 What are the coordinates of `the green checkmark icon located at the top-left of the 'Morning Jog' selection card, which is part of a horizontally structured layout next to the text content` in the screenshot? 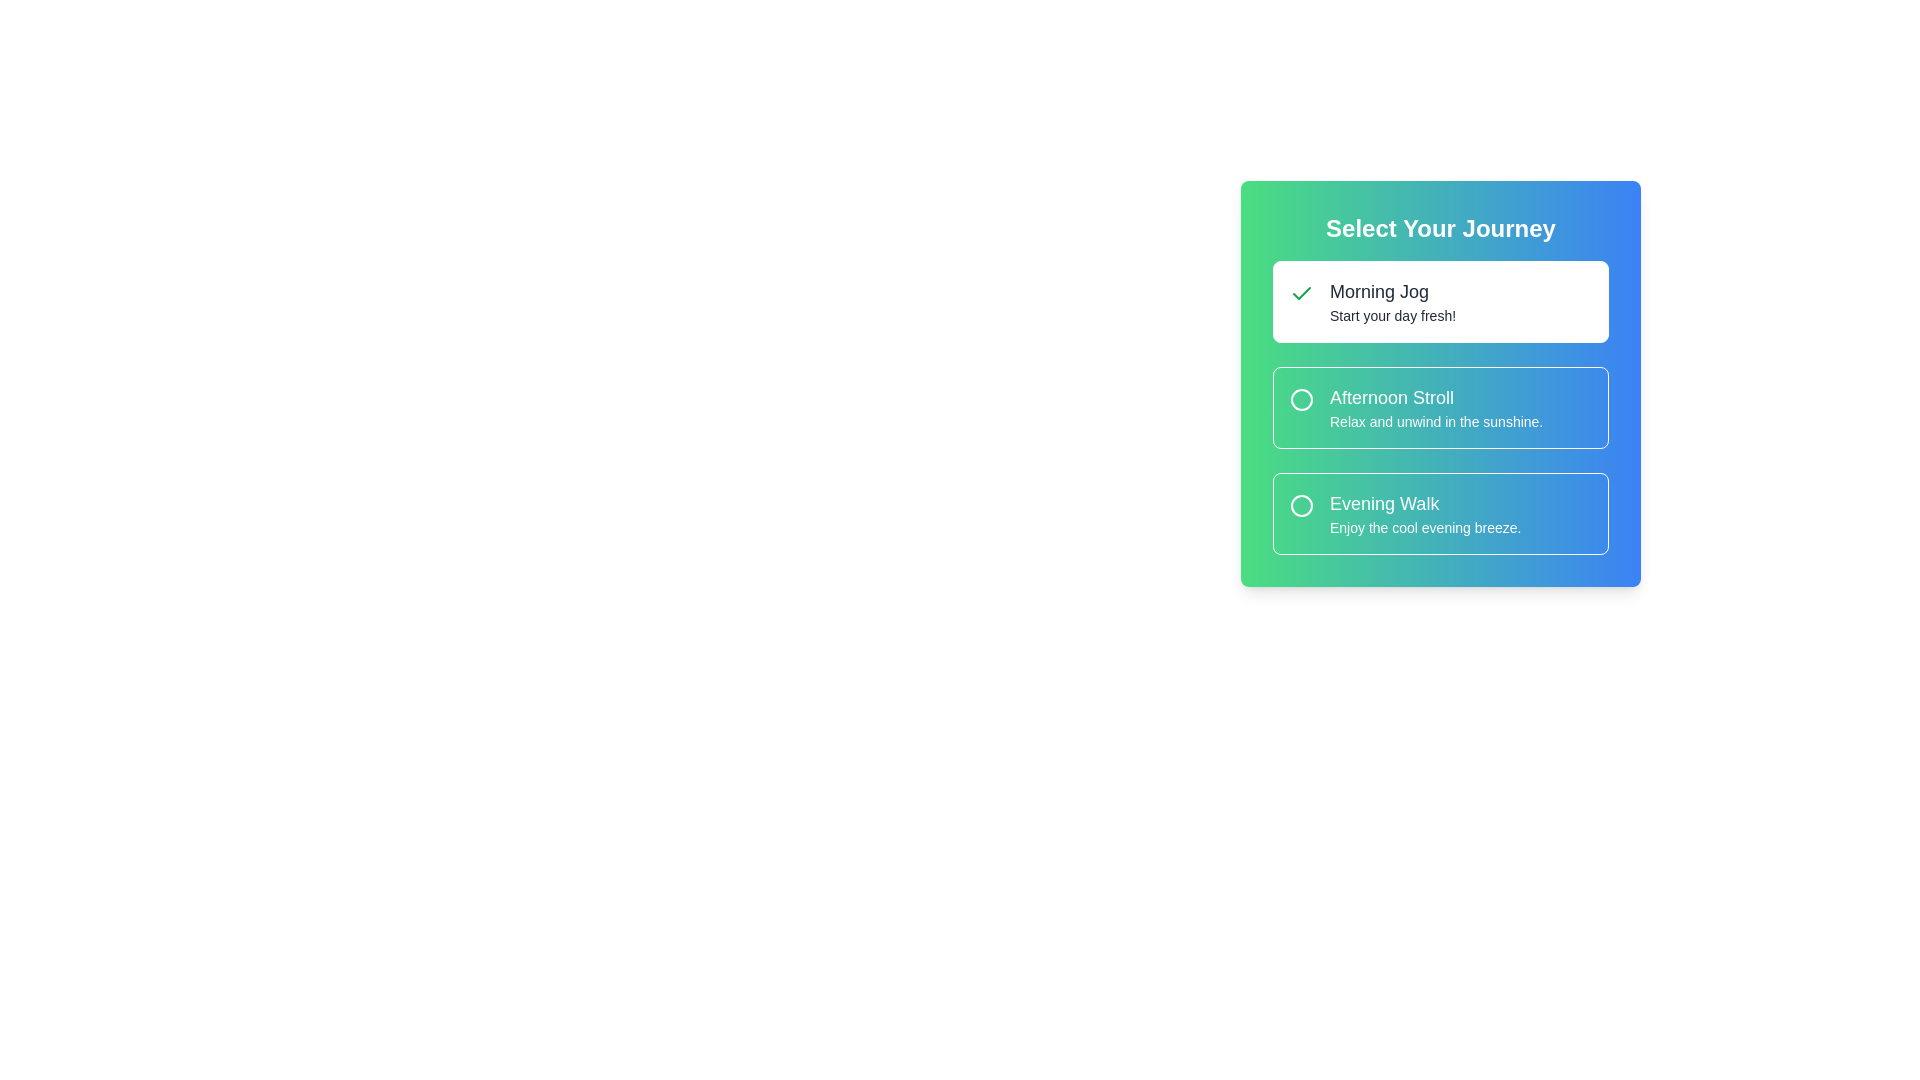 It's located at (1301, 293).